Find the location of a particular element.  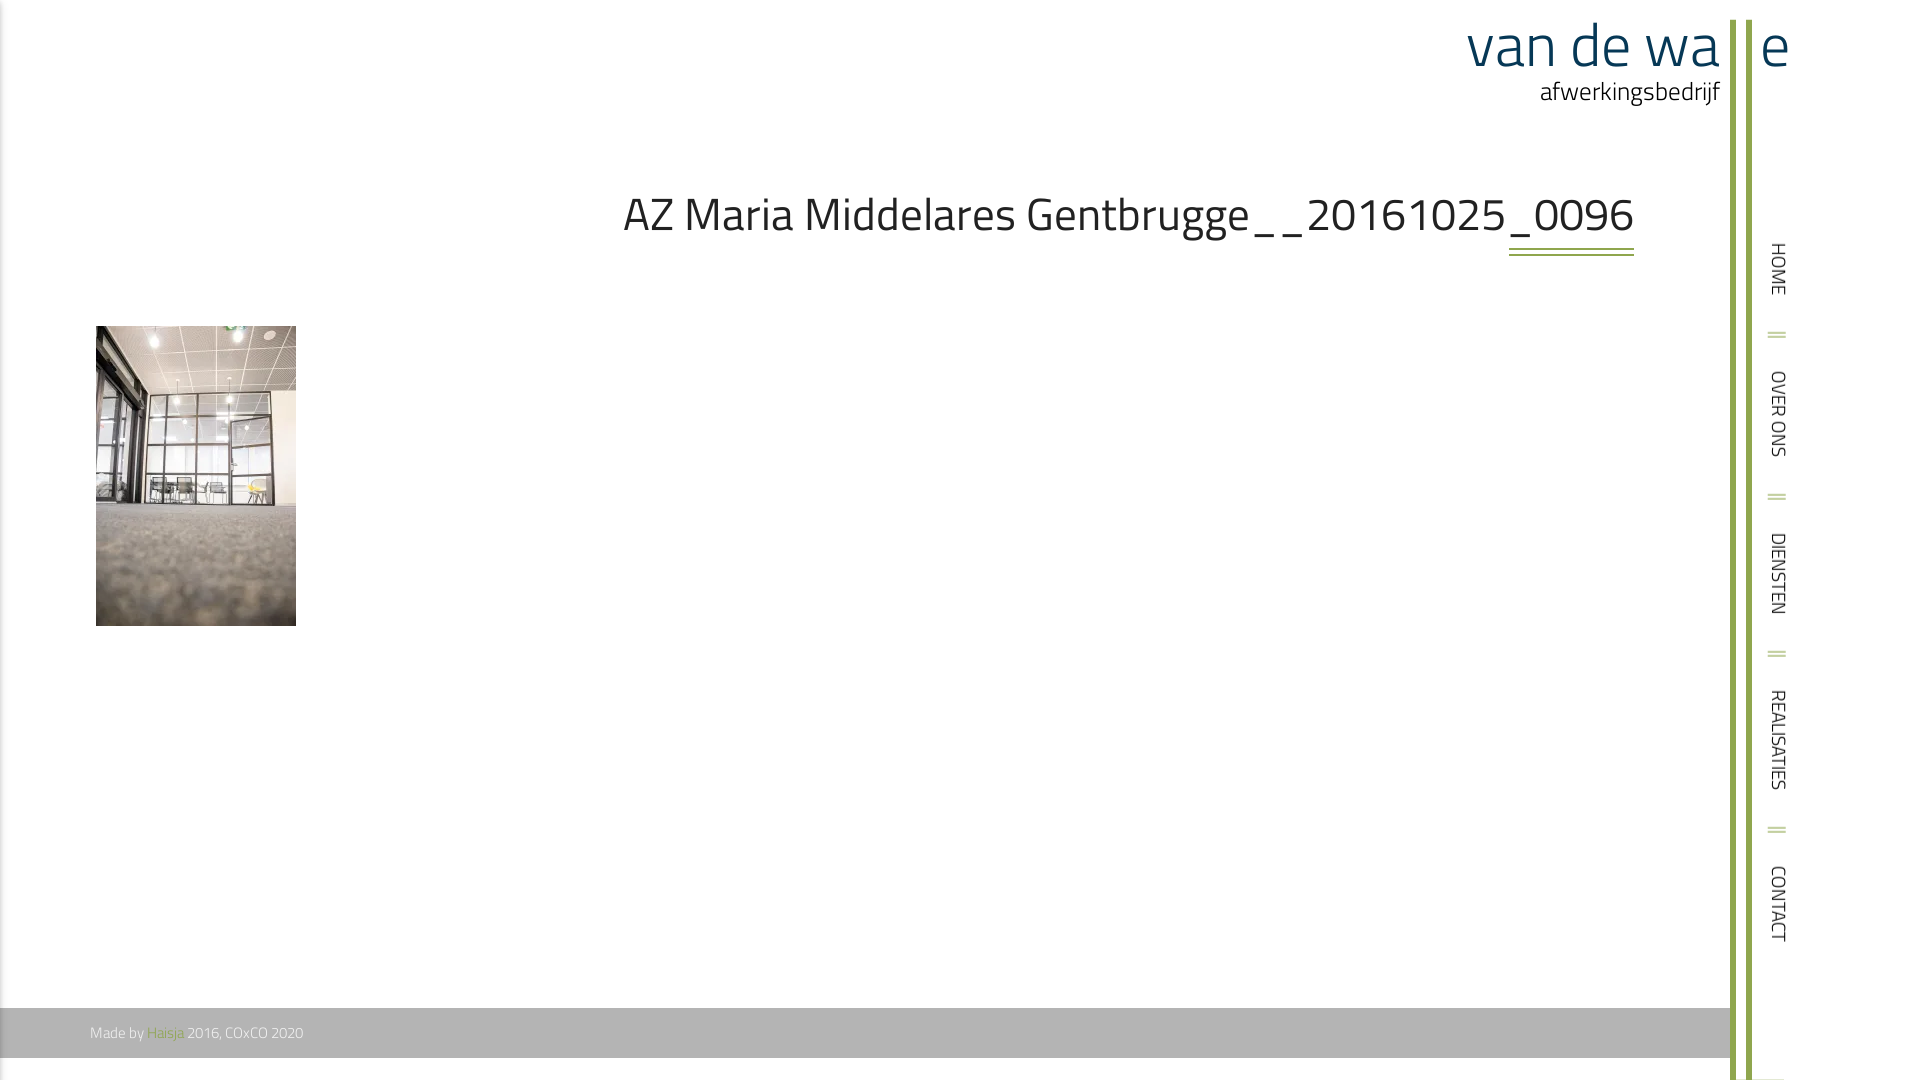

'HOME' is located at coordinates (1805, 262).